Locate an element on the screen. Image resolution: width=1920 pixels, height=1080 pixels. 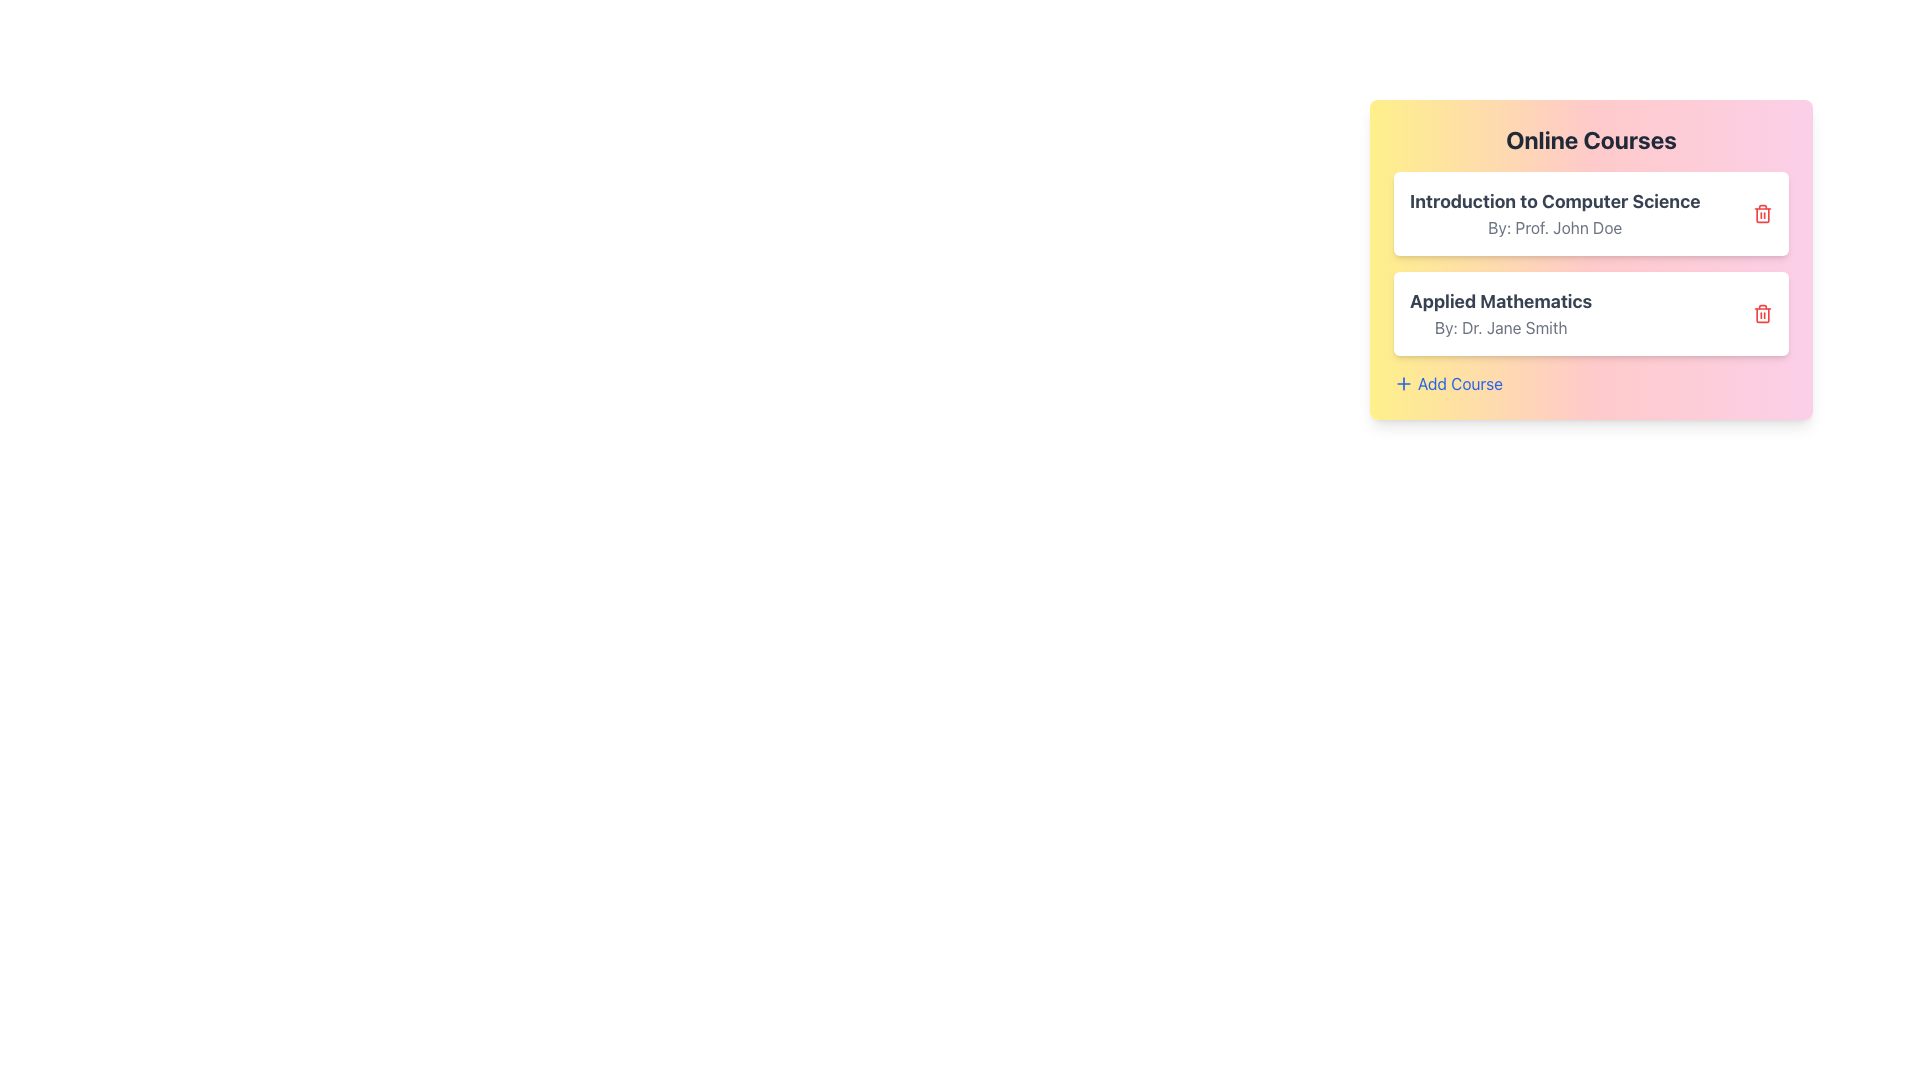
the static text 'By: Dr. Jane Smith' which is located below the title 'Applied Mathematics' in the course listing box is located at coordinates (1501, 326).